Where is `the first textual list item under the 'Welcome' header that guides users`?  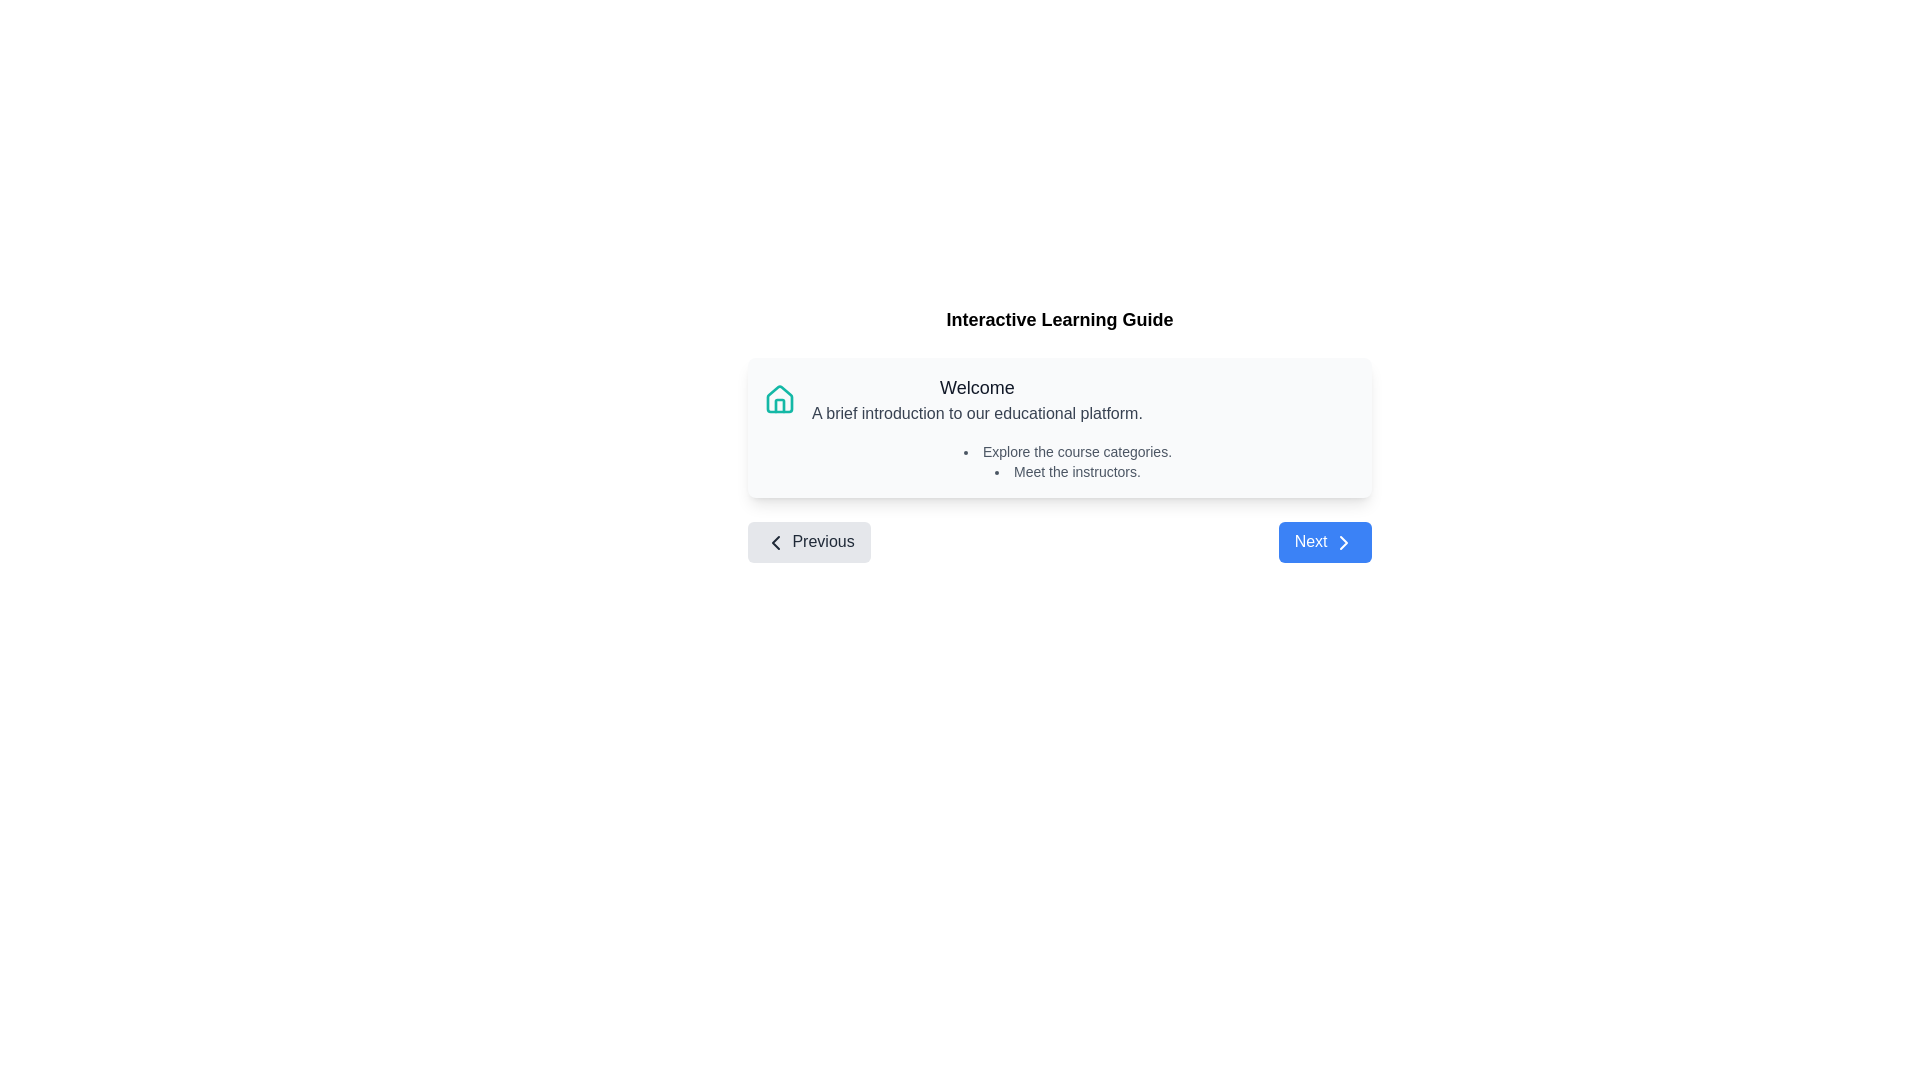
the first textual list item under the 'Welcome' header that guides users is located at coordinates (1067, 451).